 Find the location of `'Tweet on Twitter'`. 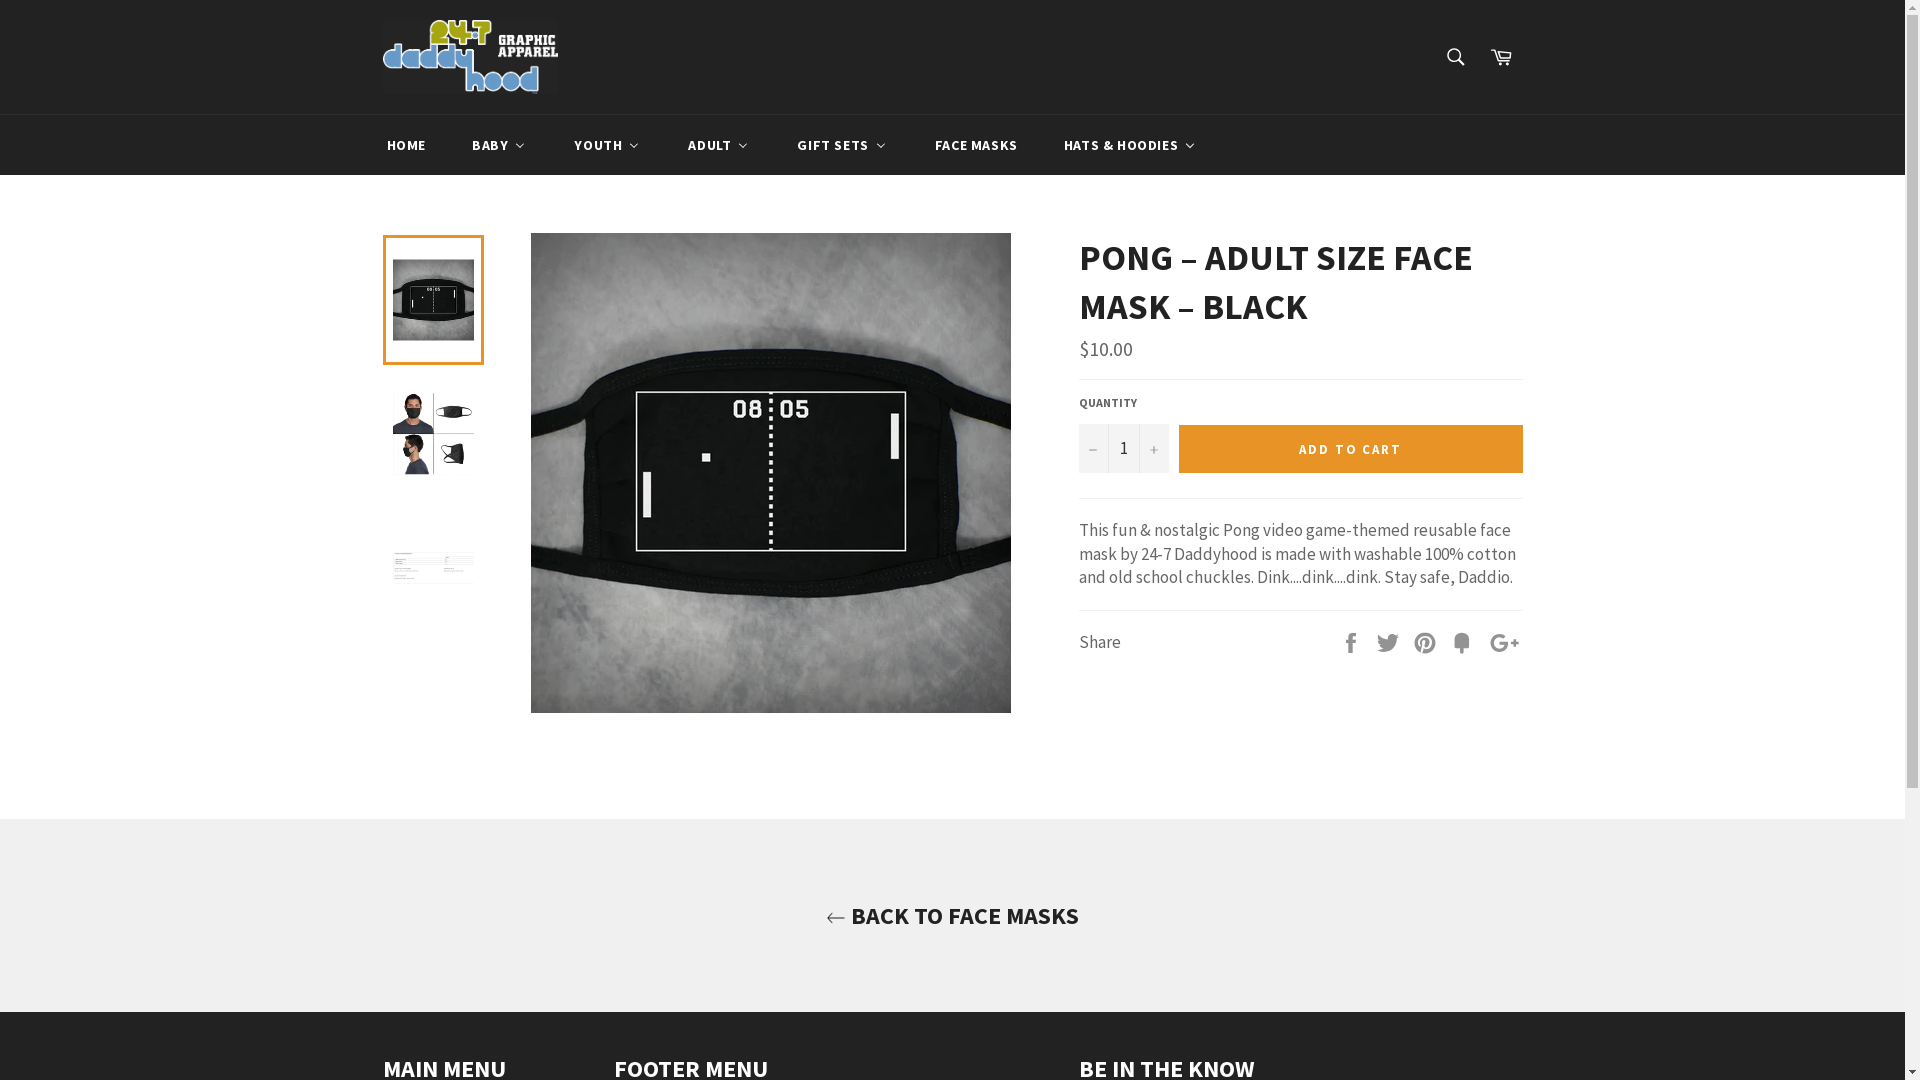

'Tweet on Twitter' is located at coordinates (1375, 641).